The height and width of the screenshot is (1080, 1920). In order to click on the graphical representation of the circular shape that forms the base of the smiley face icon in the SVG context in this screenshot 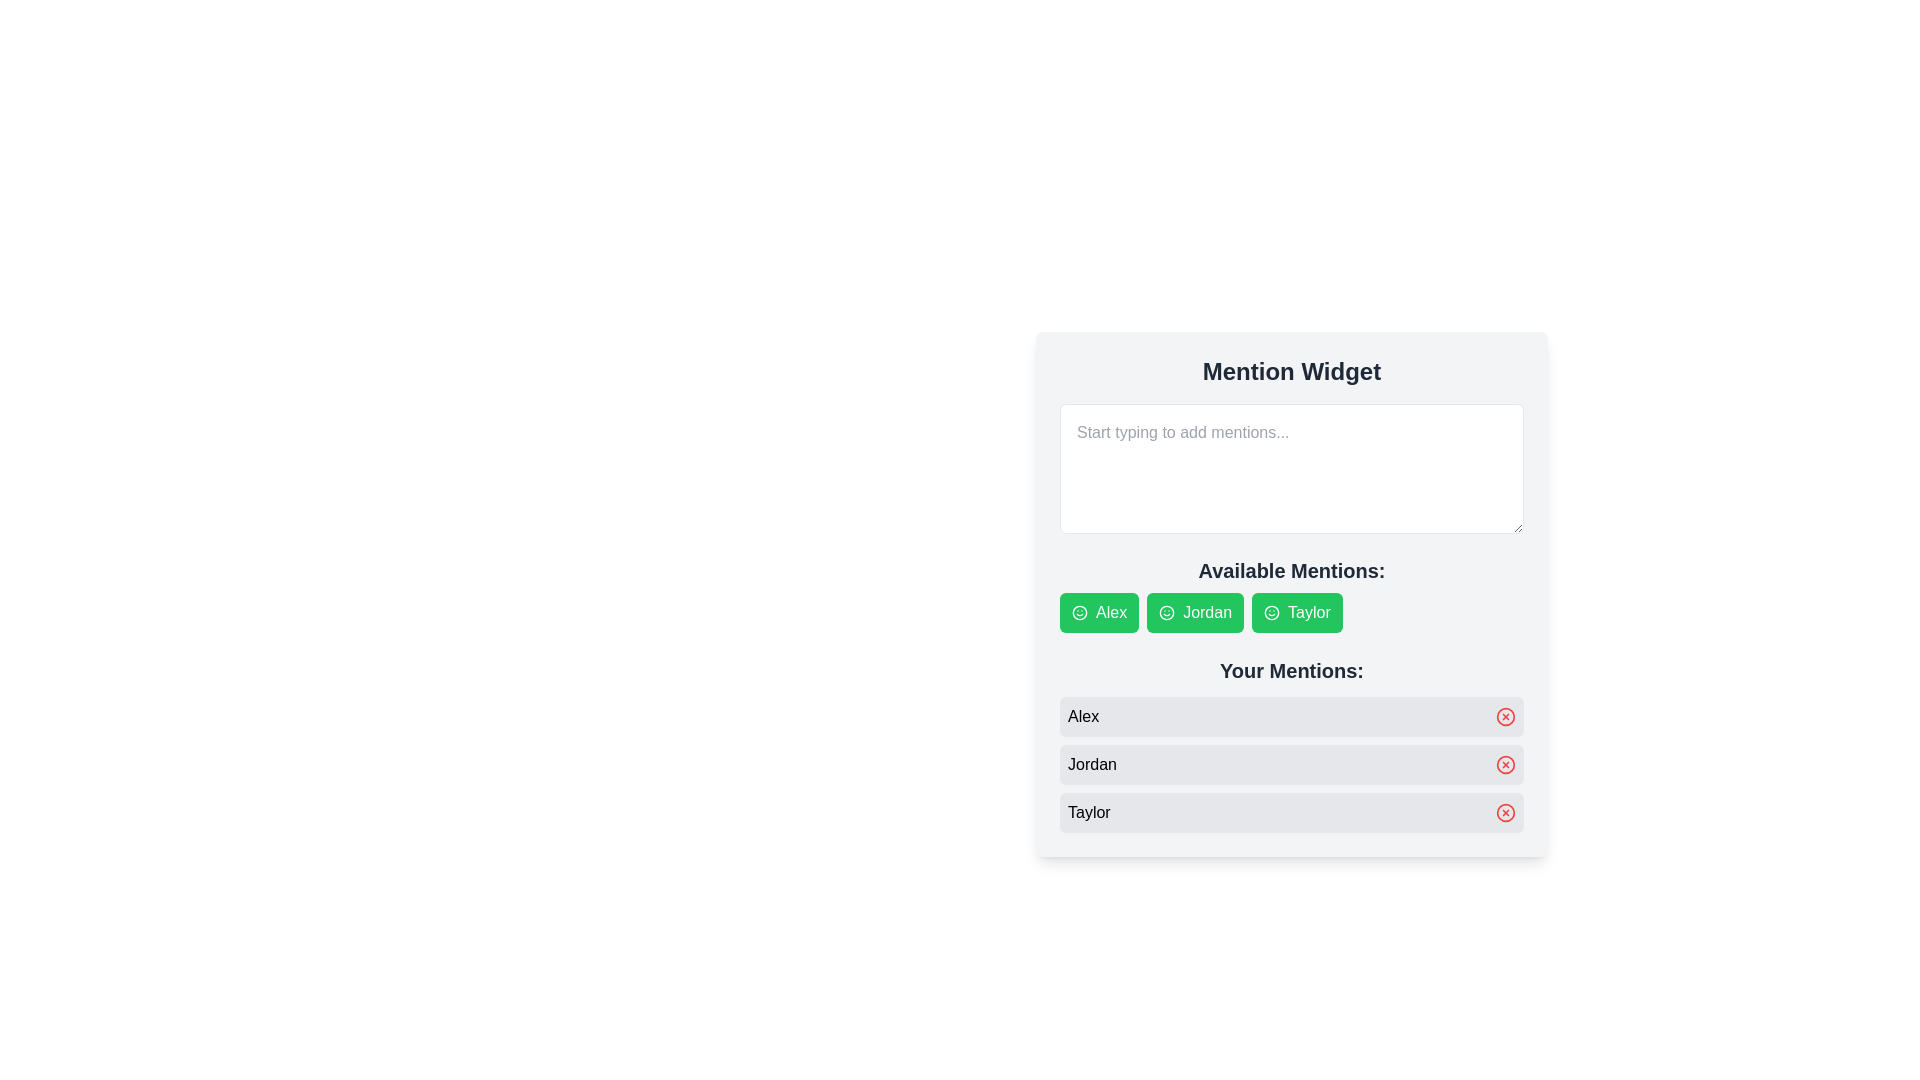, I will do `click(1271, 612)`.